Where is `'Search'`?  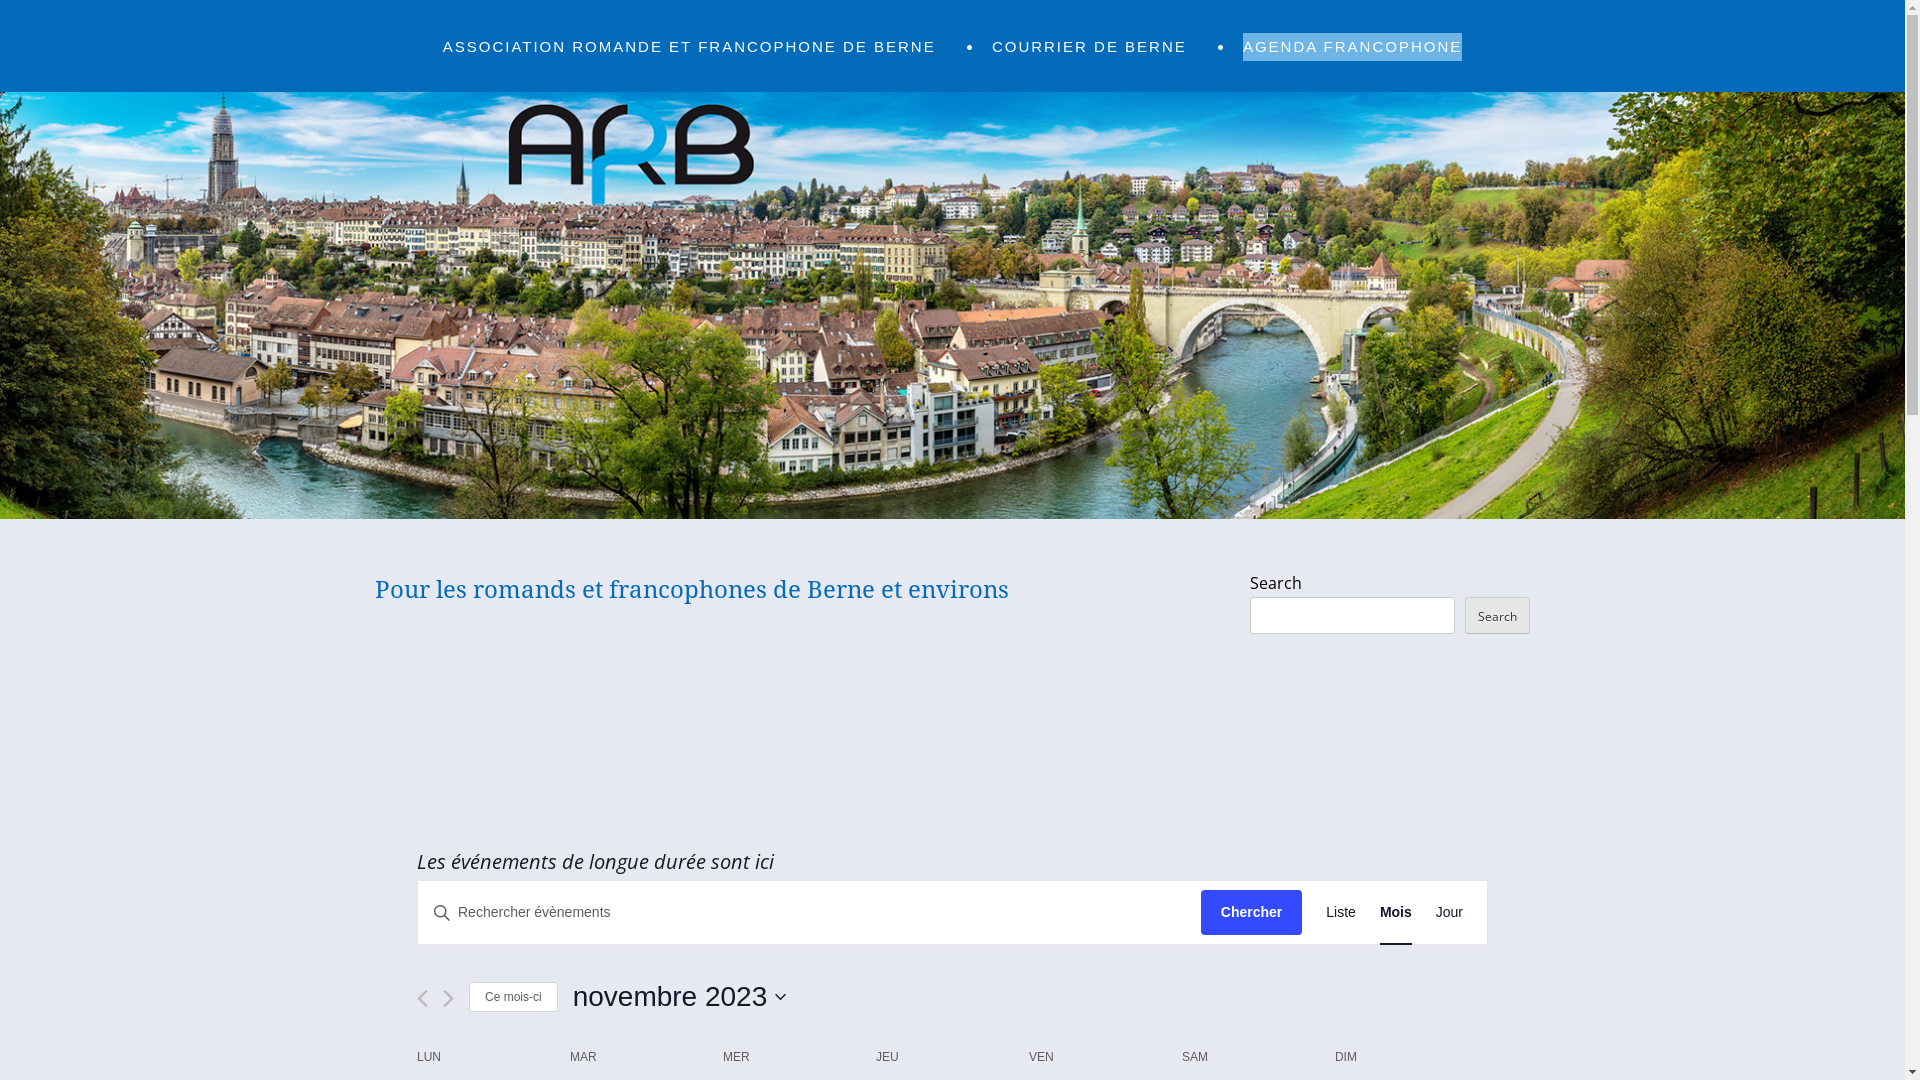 'Search' is located at coordinates (1497, 614).